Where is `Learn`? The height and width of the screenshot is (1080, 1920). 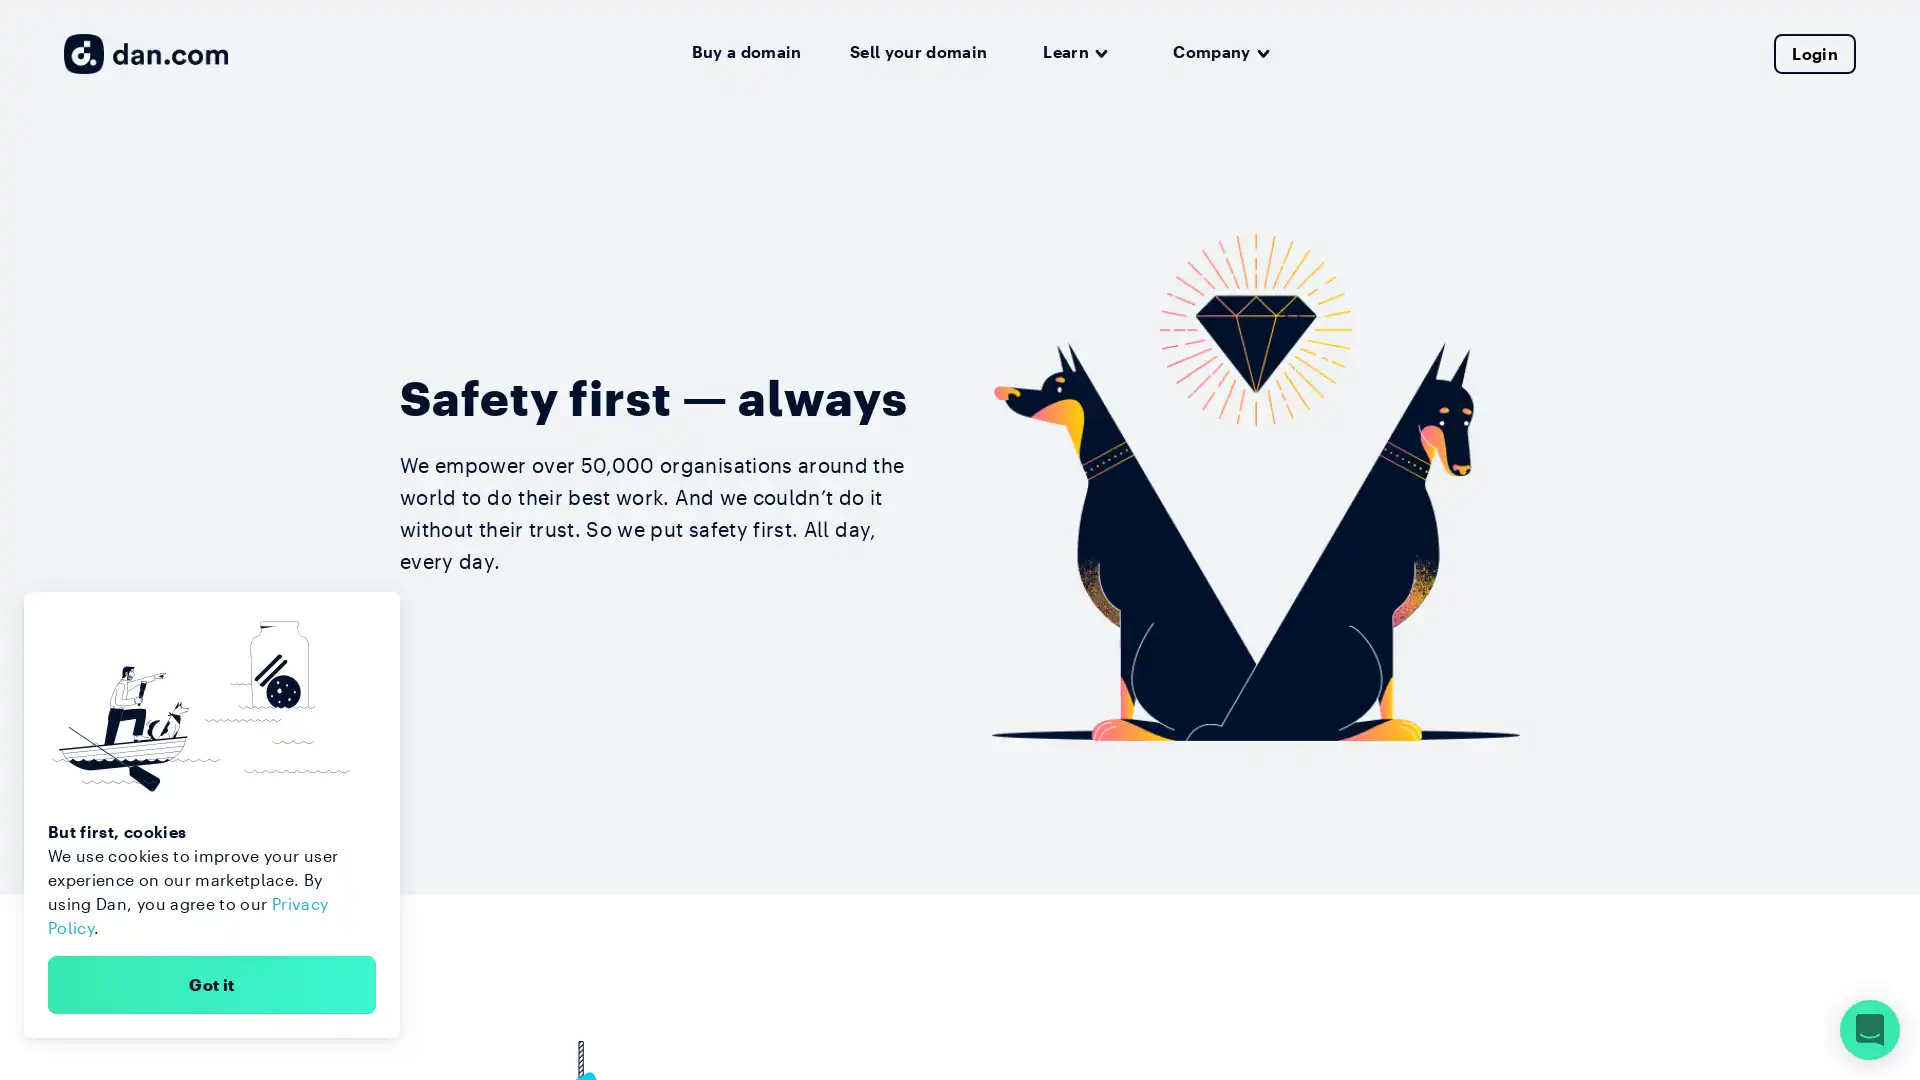 Learn is located at coordinates (1074, 52).